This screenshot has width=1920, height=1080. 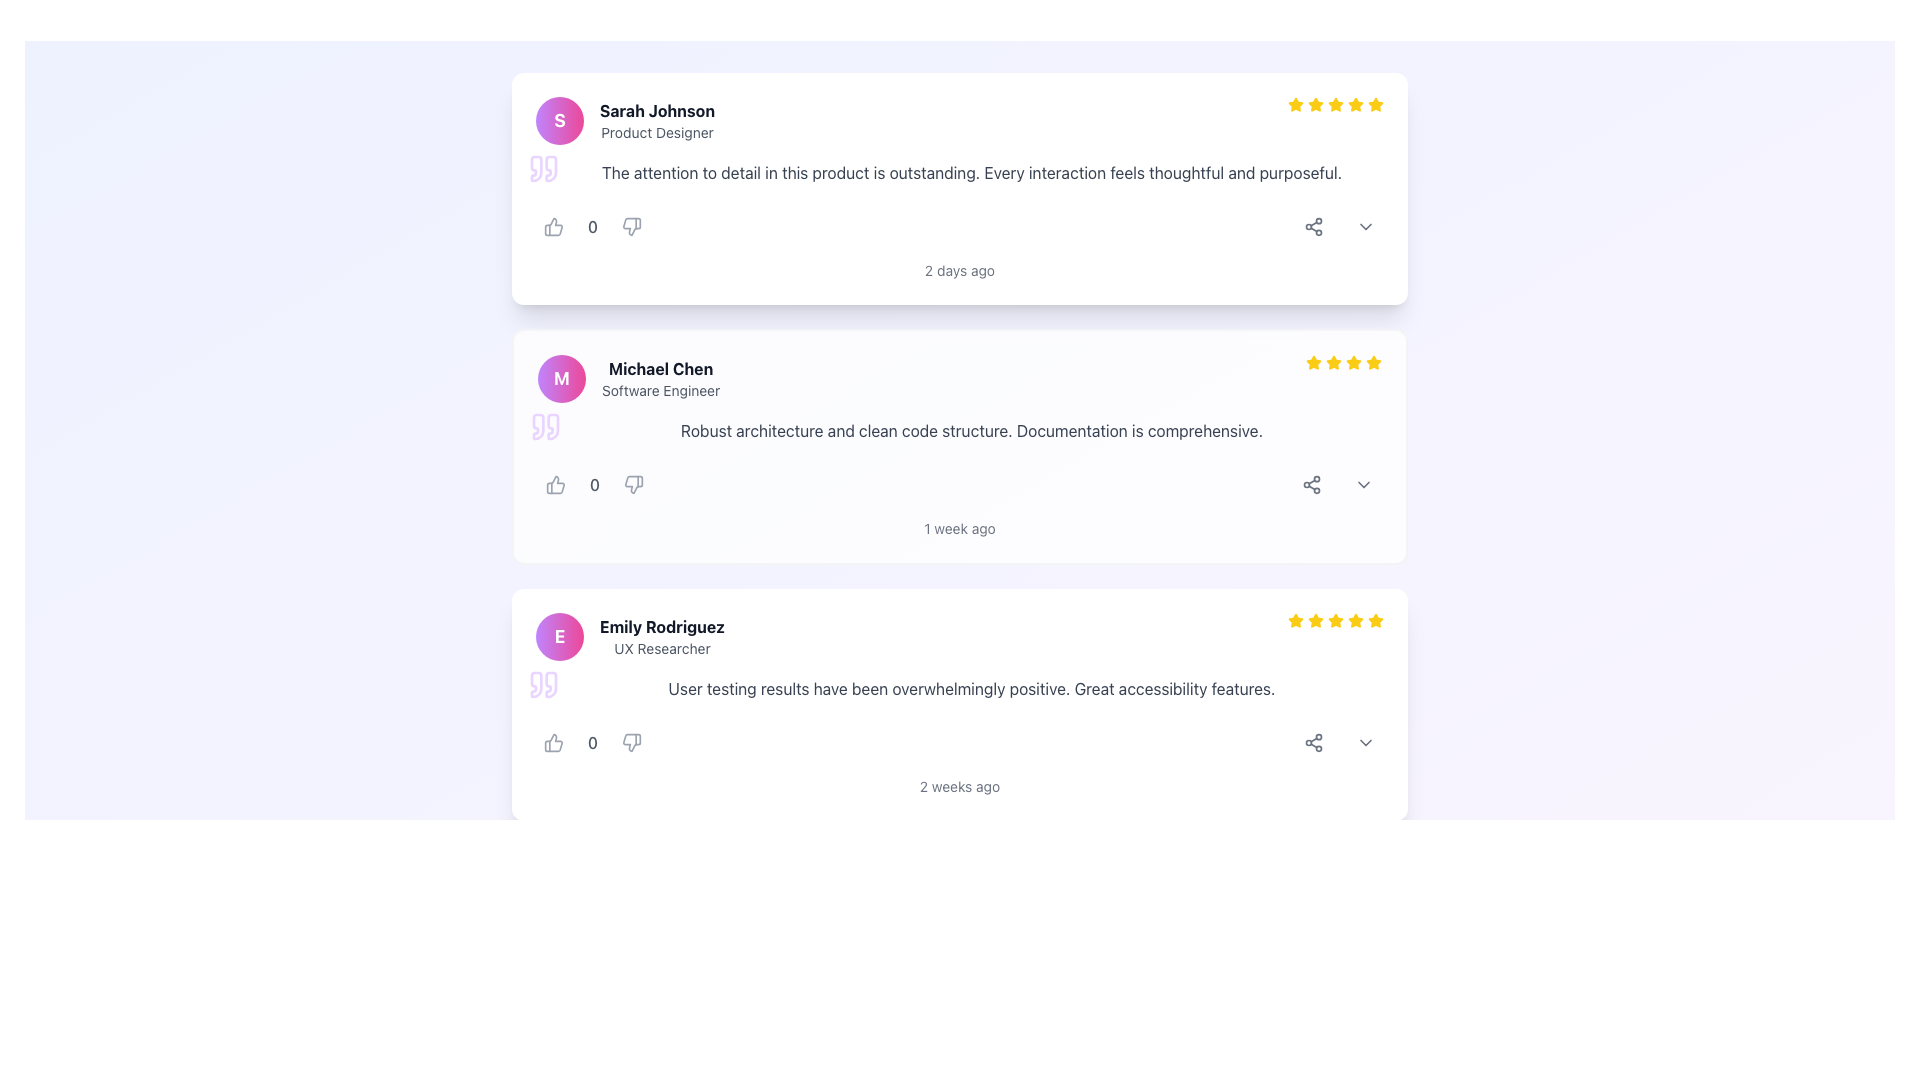 I want to click on the share icon, which is styled as a share symbol with three connected circles arranged in a triangular formation, located on the right side of each content card next to the rating stars, so click(x=1311, y=485).